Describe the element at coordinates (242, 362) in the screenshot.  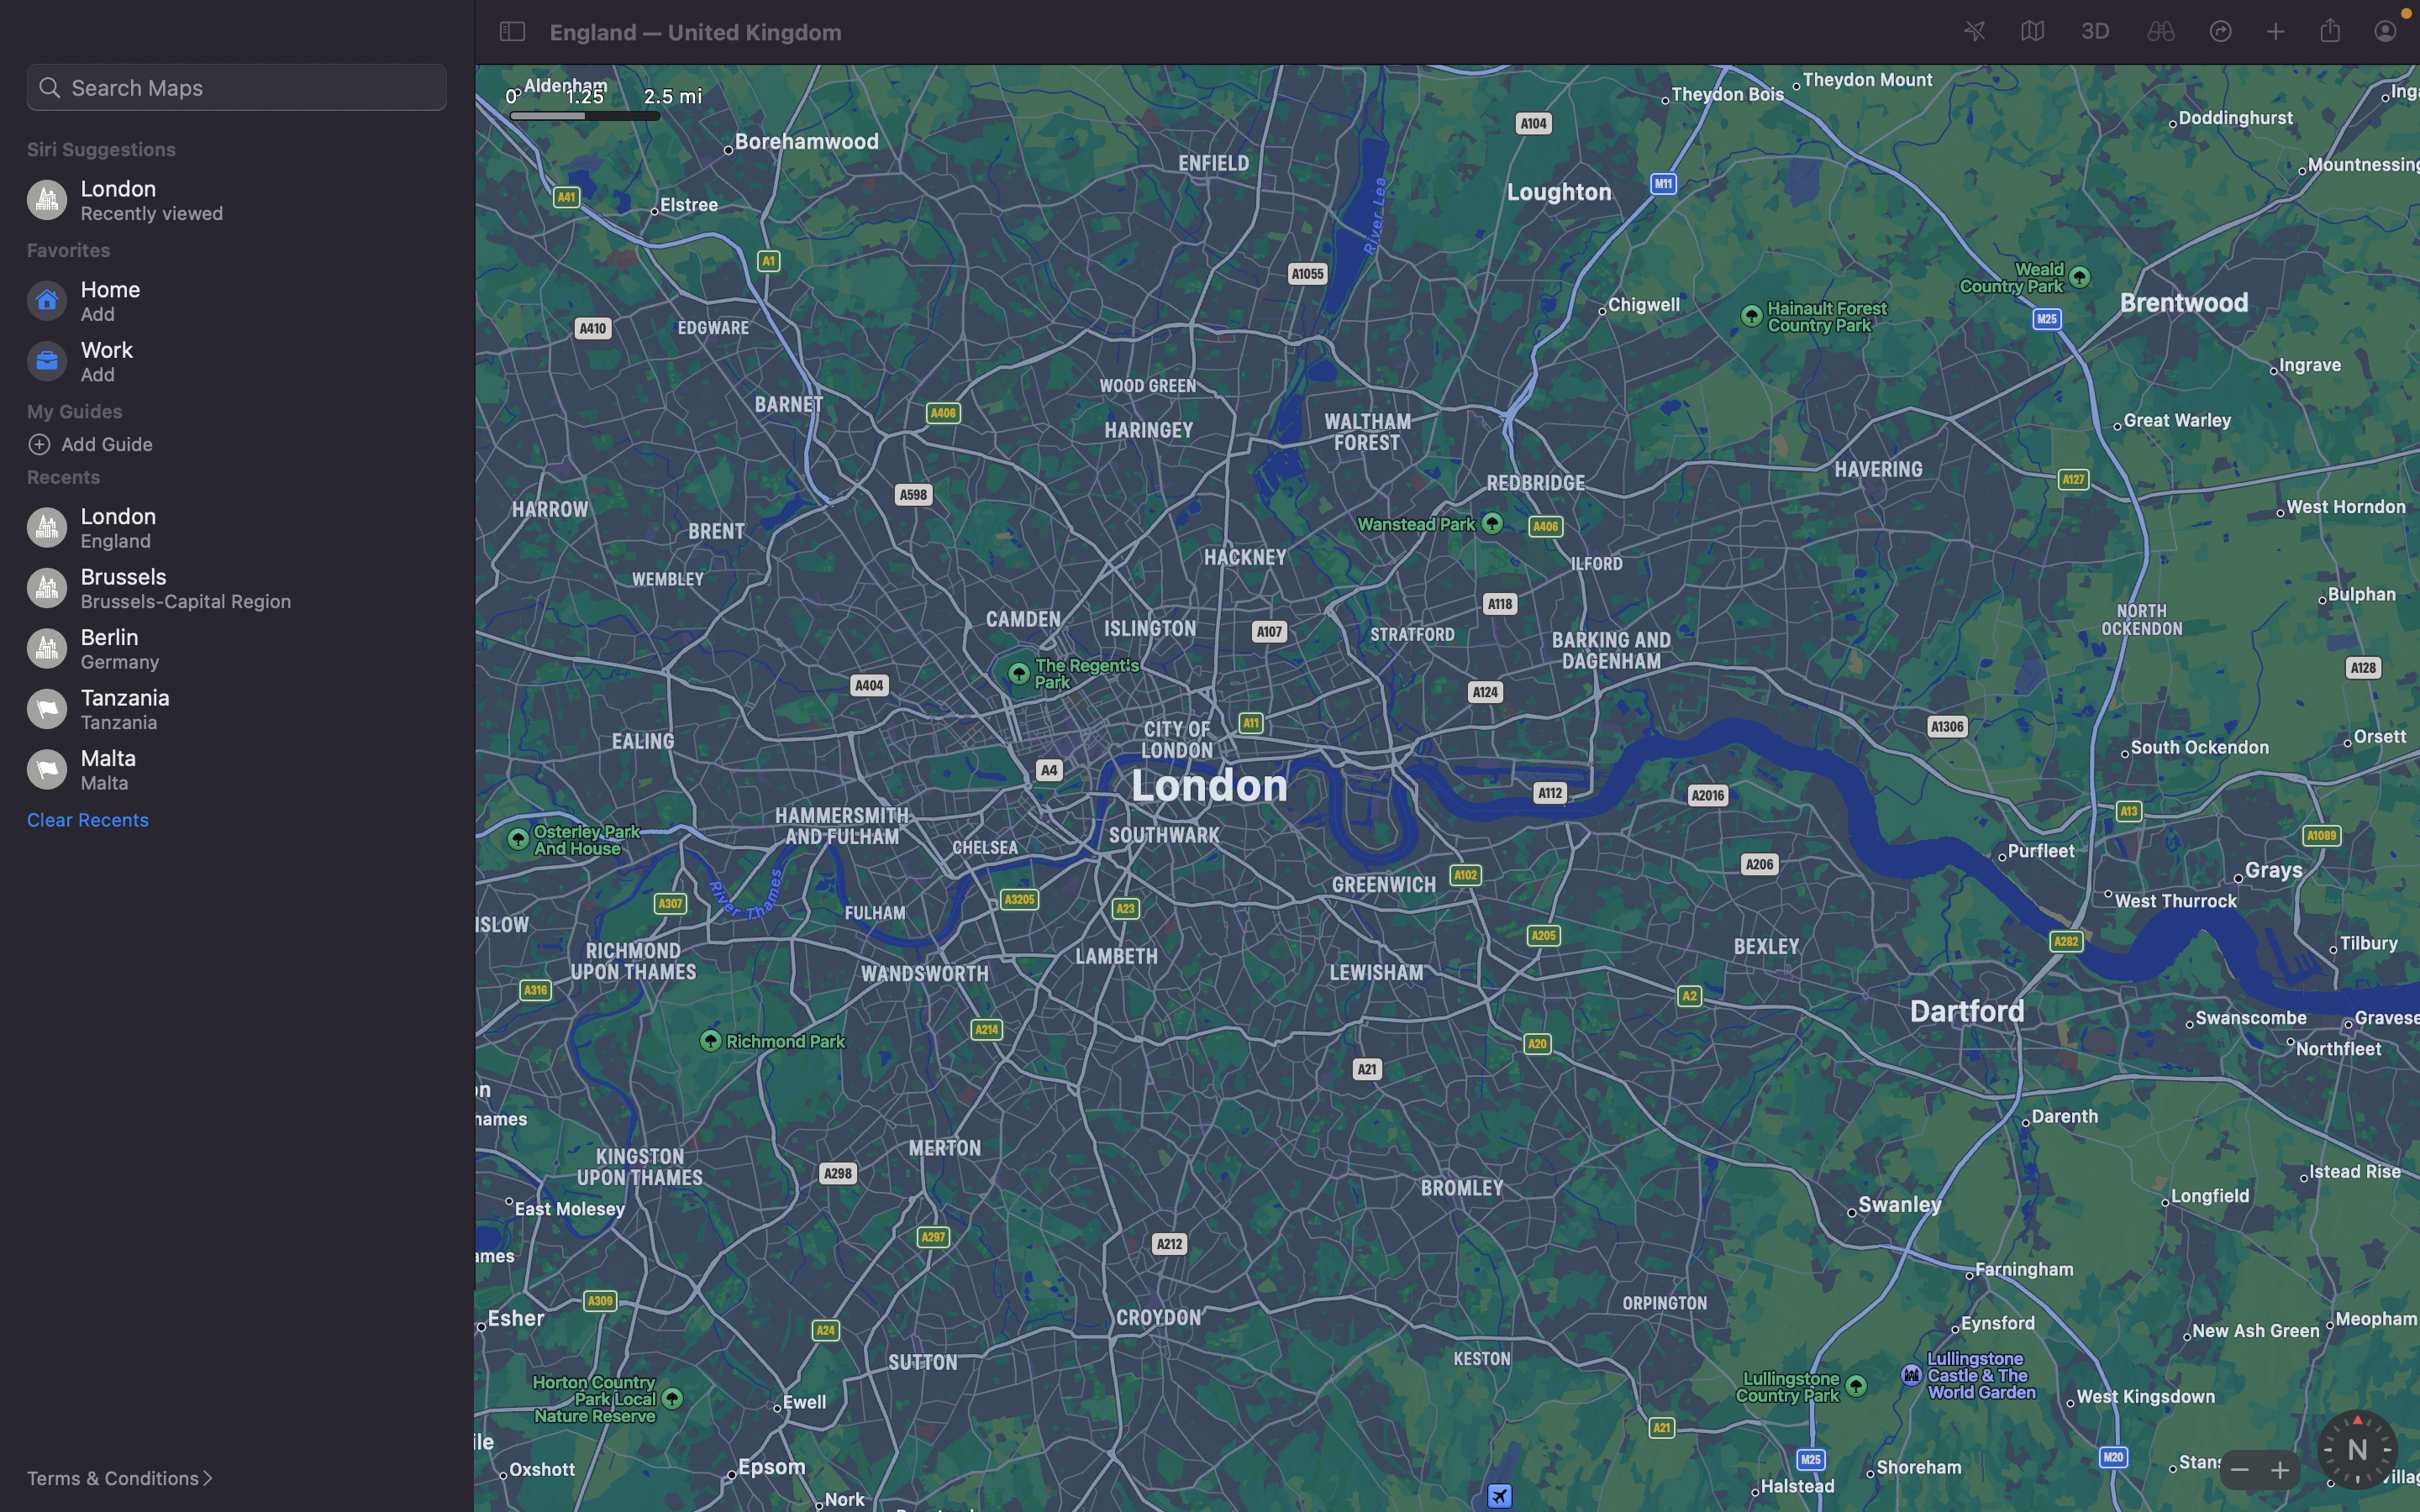
I see `Insert an amended professional space` at that location.